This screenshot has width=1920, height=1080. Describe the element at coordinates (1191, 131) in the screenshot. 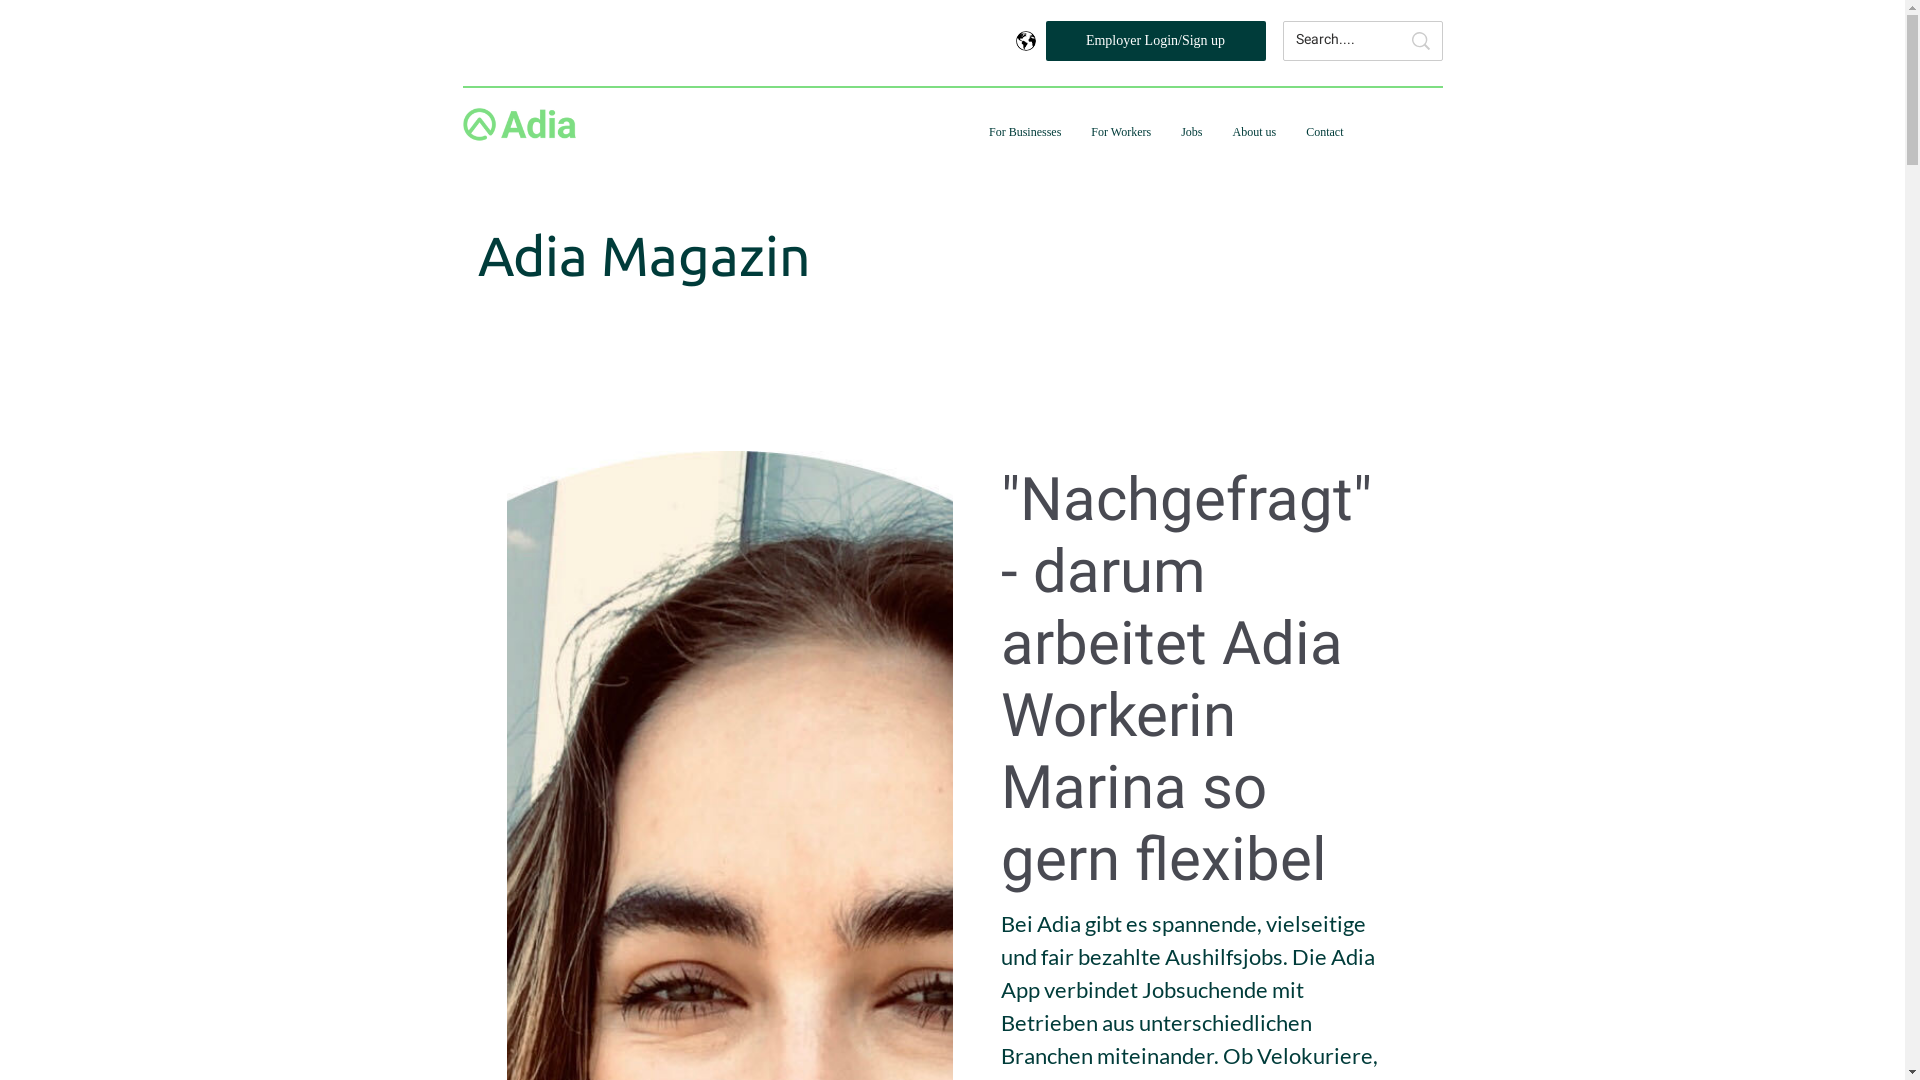

I see `'Jobs'` at that location.